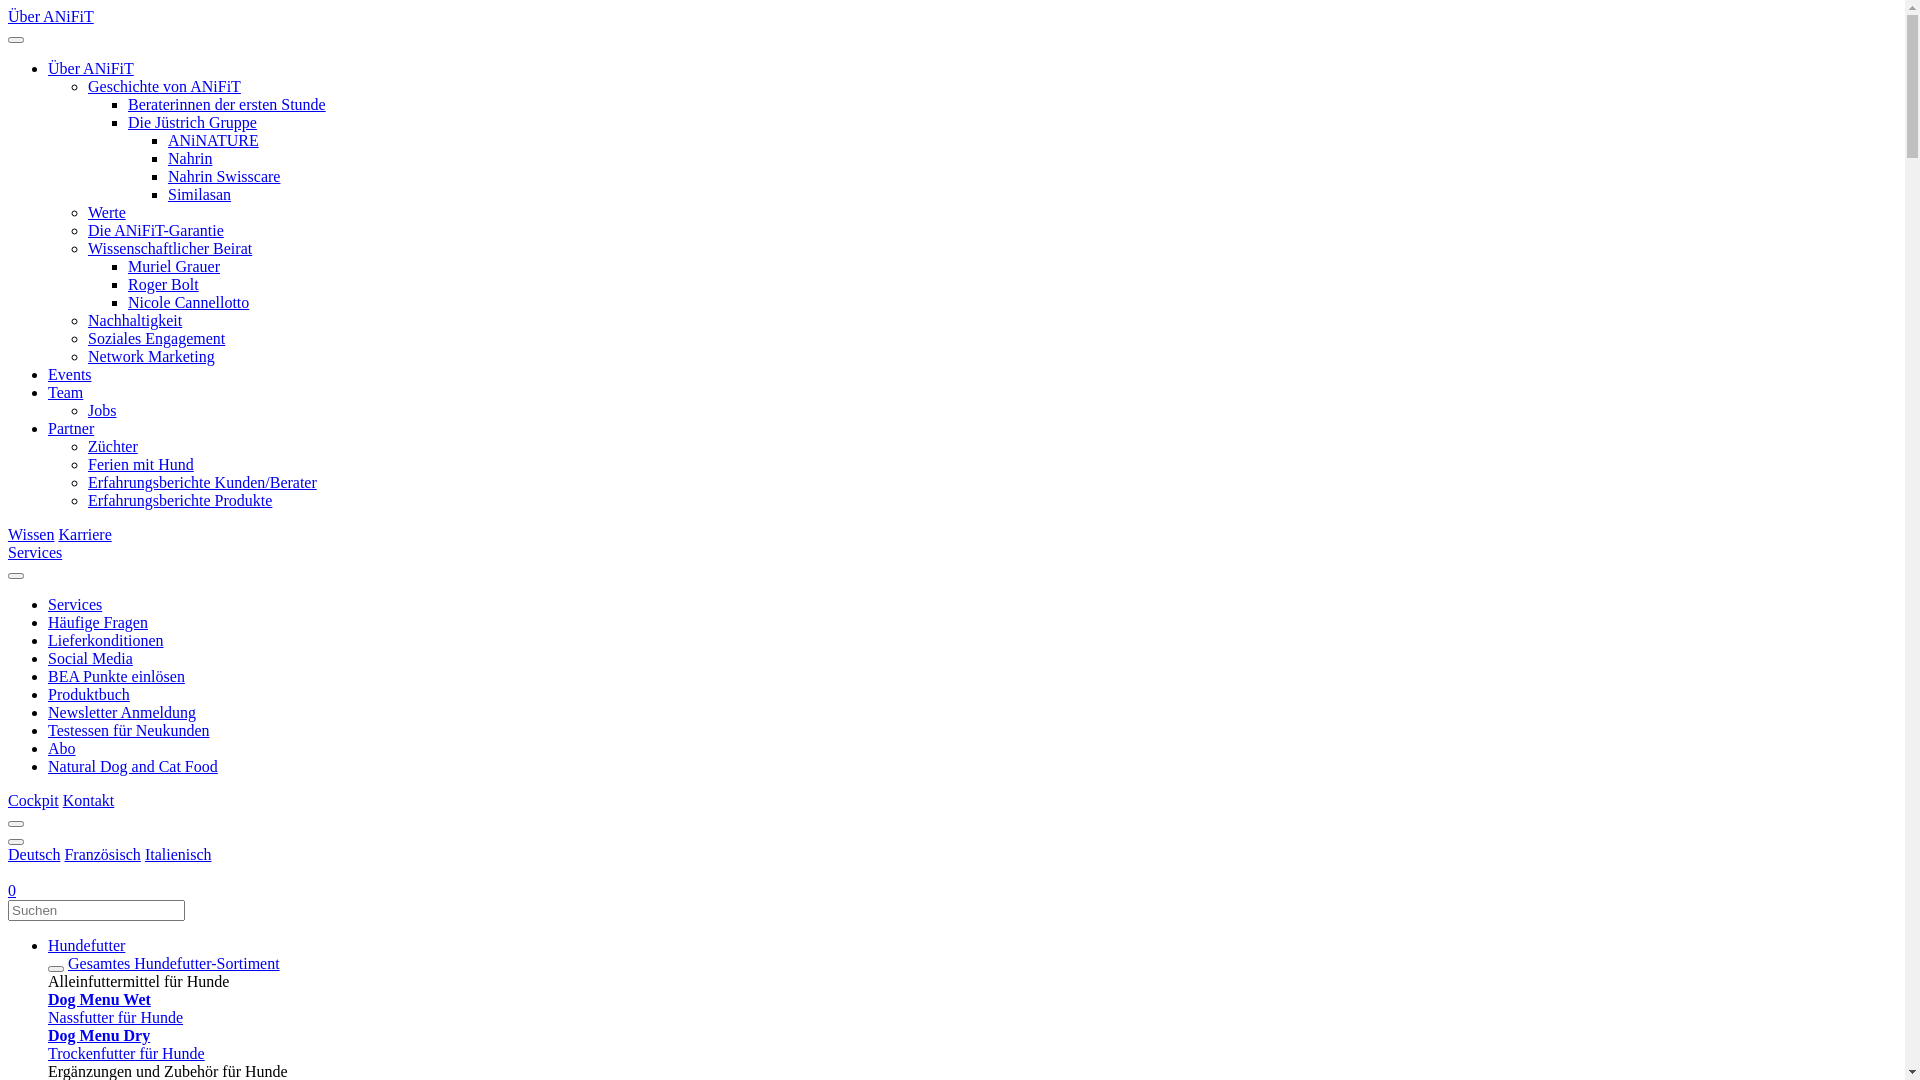 The width and height of the screenshot is (1920, 1080). What do you see at coordinates (188, 302) in the screenshot?
I see `'Nicole Cannellotto'` at bounding box center [188, 302].